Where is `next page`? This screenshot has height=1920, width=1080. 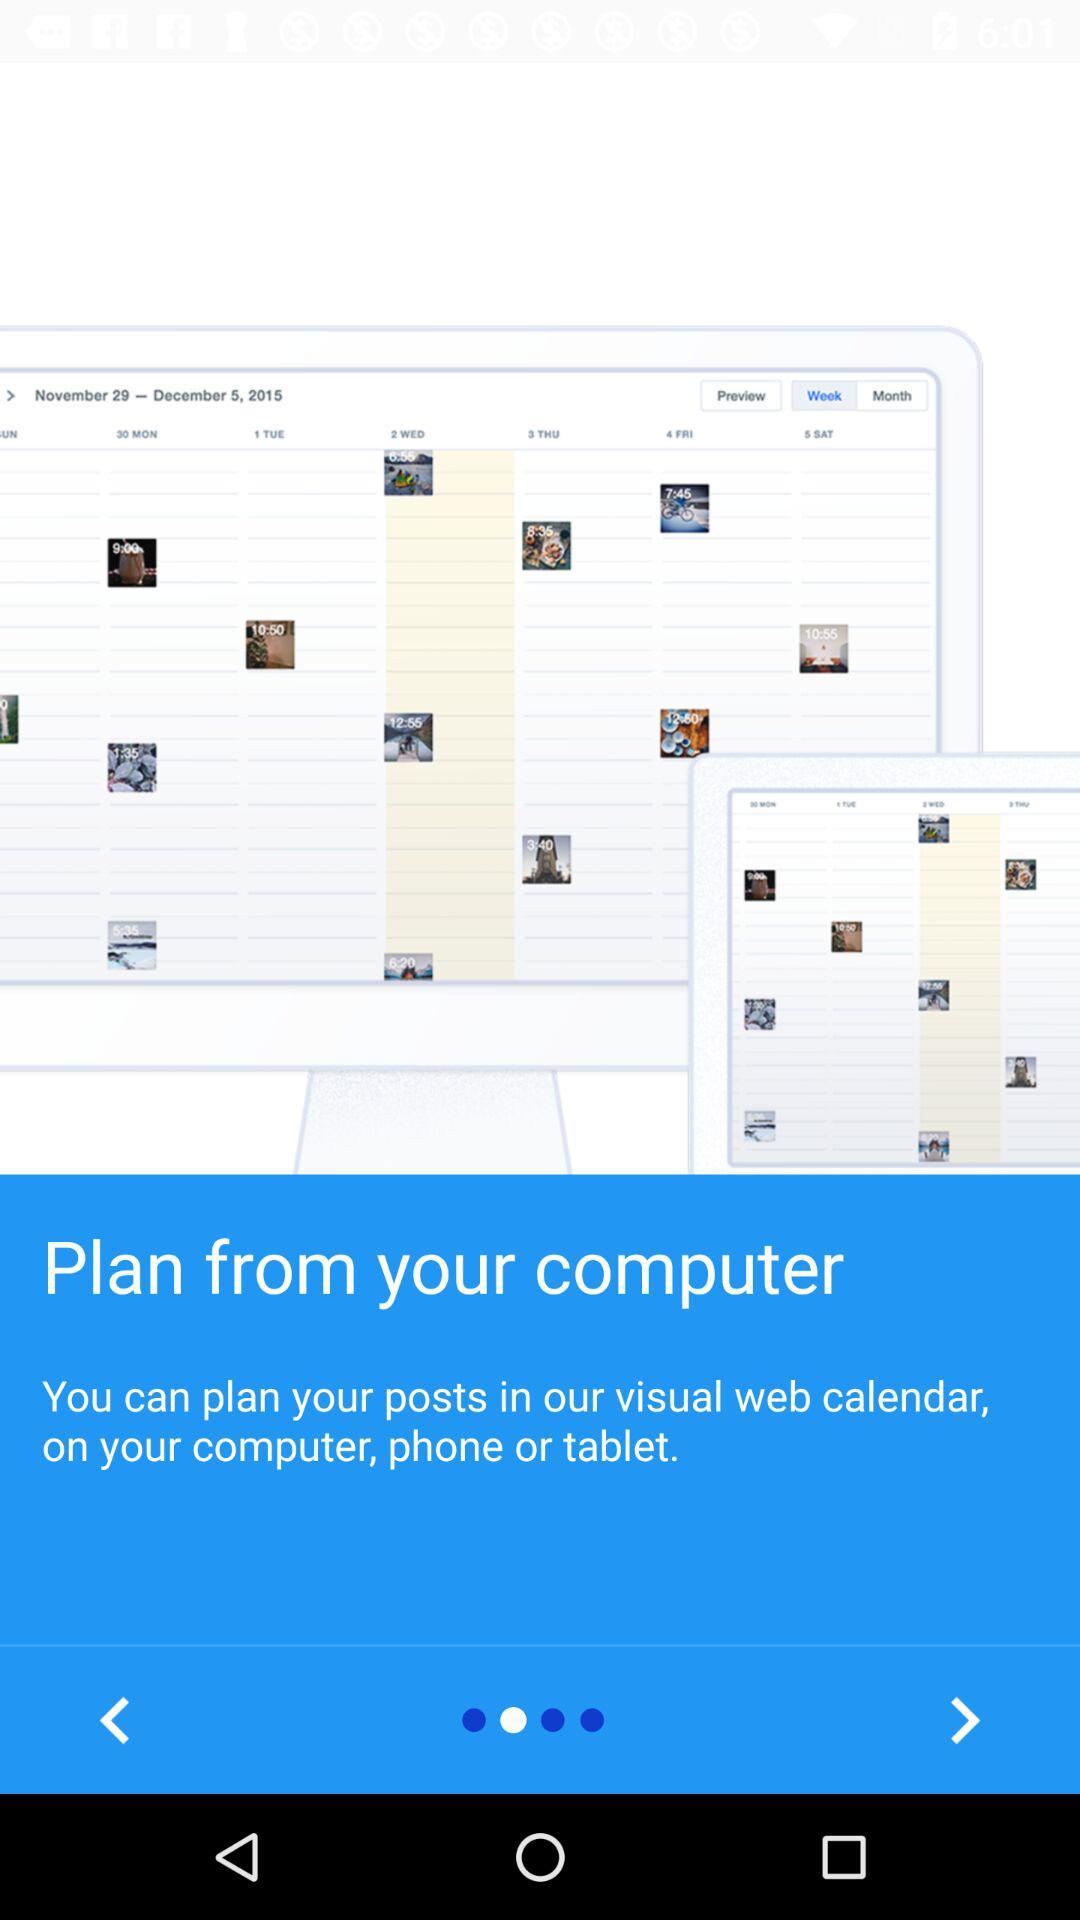 next page is located at coordinates (963, 1719).